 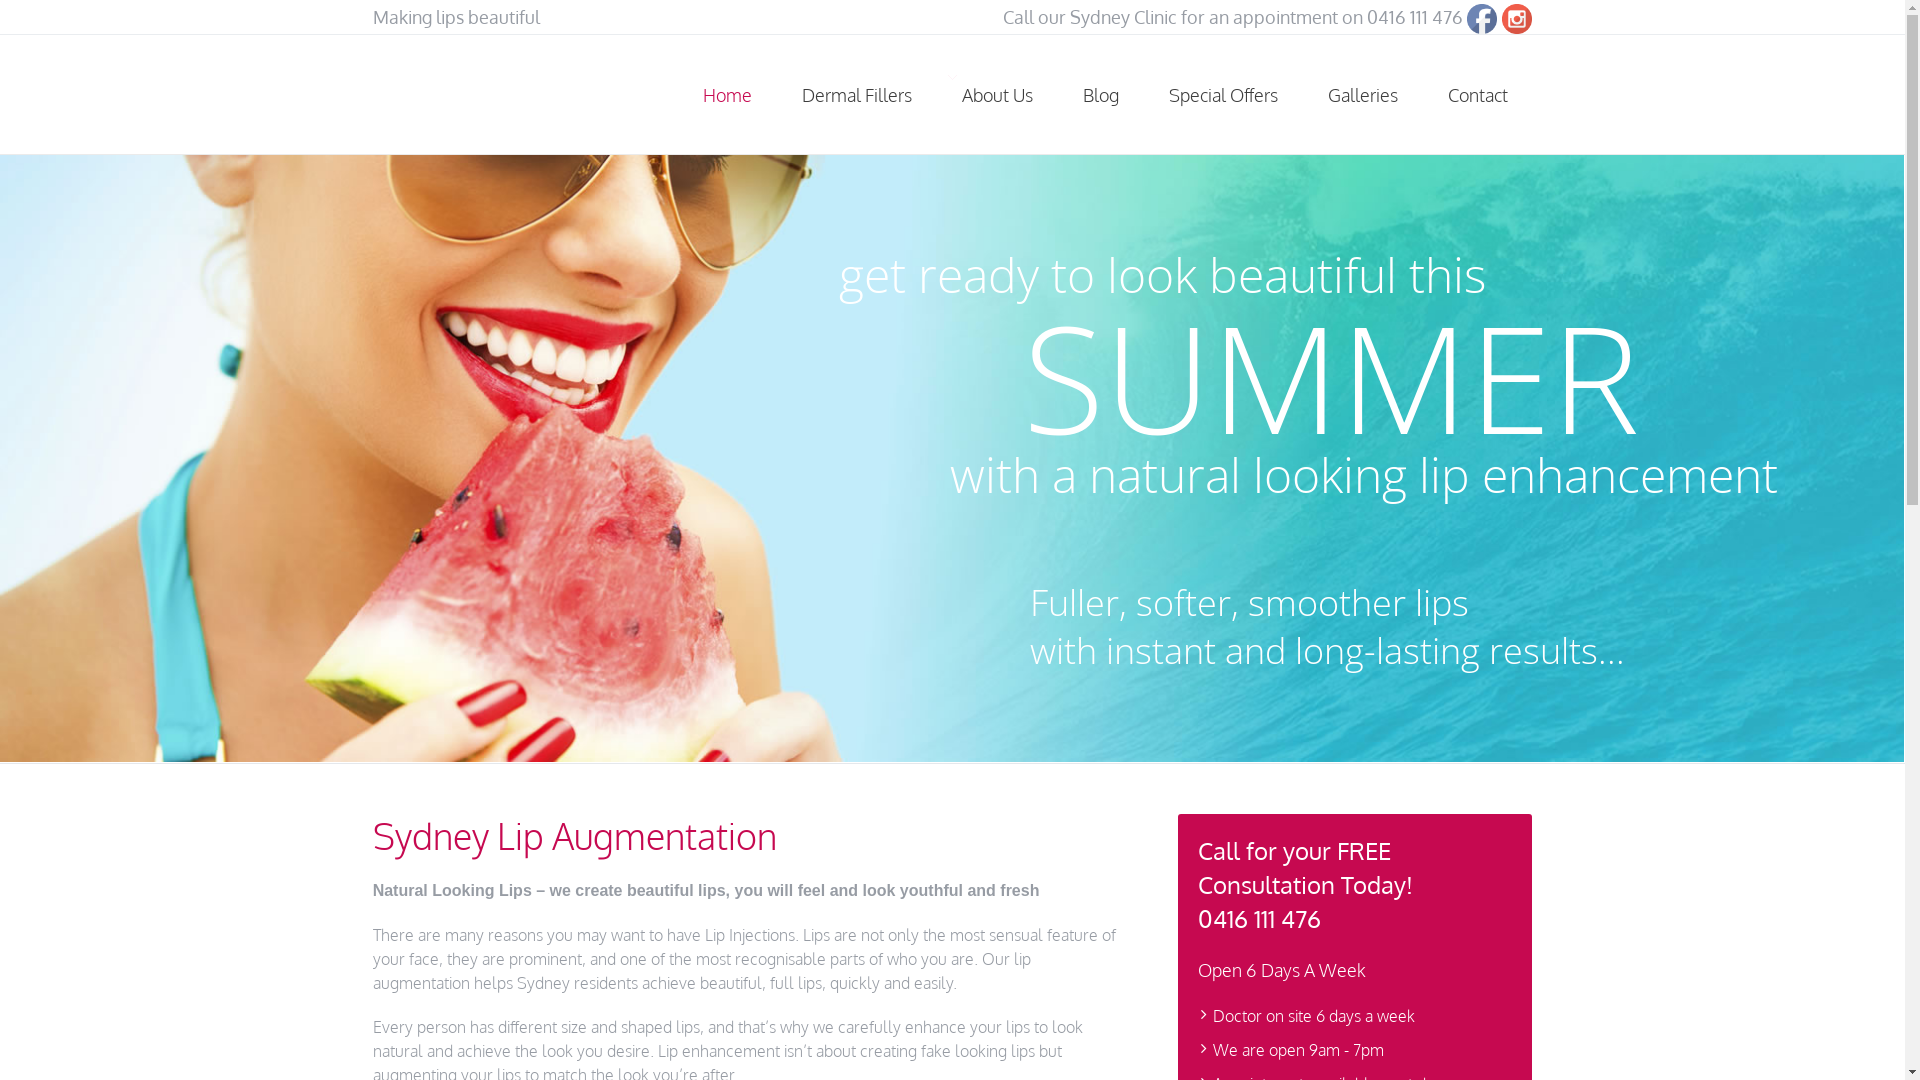 I want to click on 'About Us', so click(x=996, y=95).